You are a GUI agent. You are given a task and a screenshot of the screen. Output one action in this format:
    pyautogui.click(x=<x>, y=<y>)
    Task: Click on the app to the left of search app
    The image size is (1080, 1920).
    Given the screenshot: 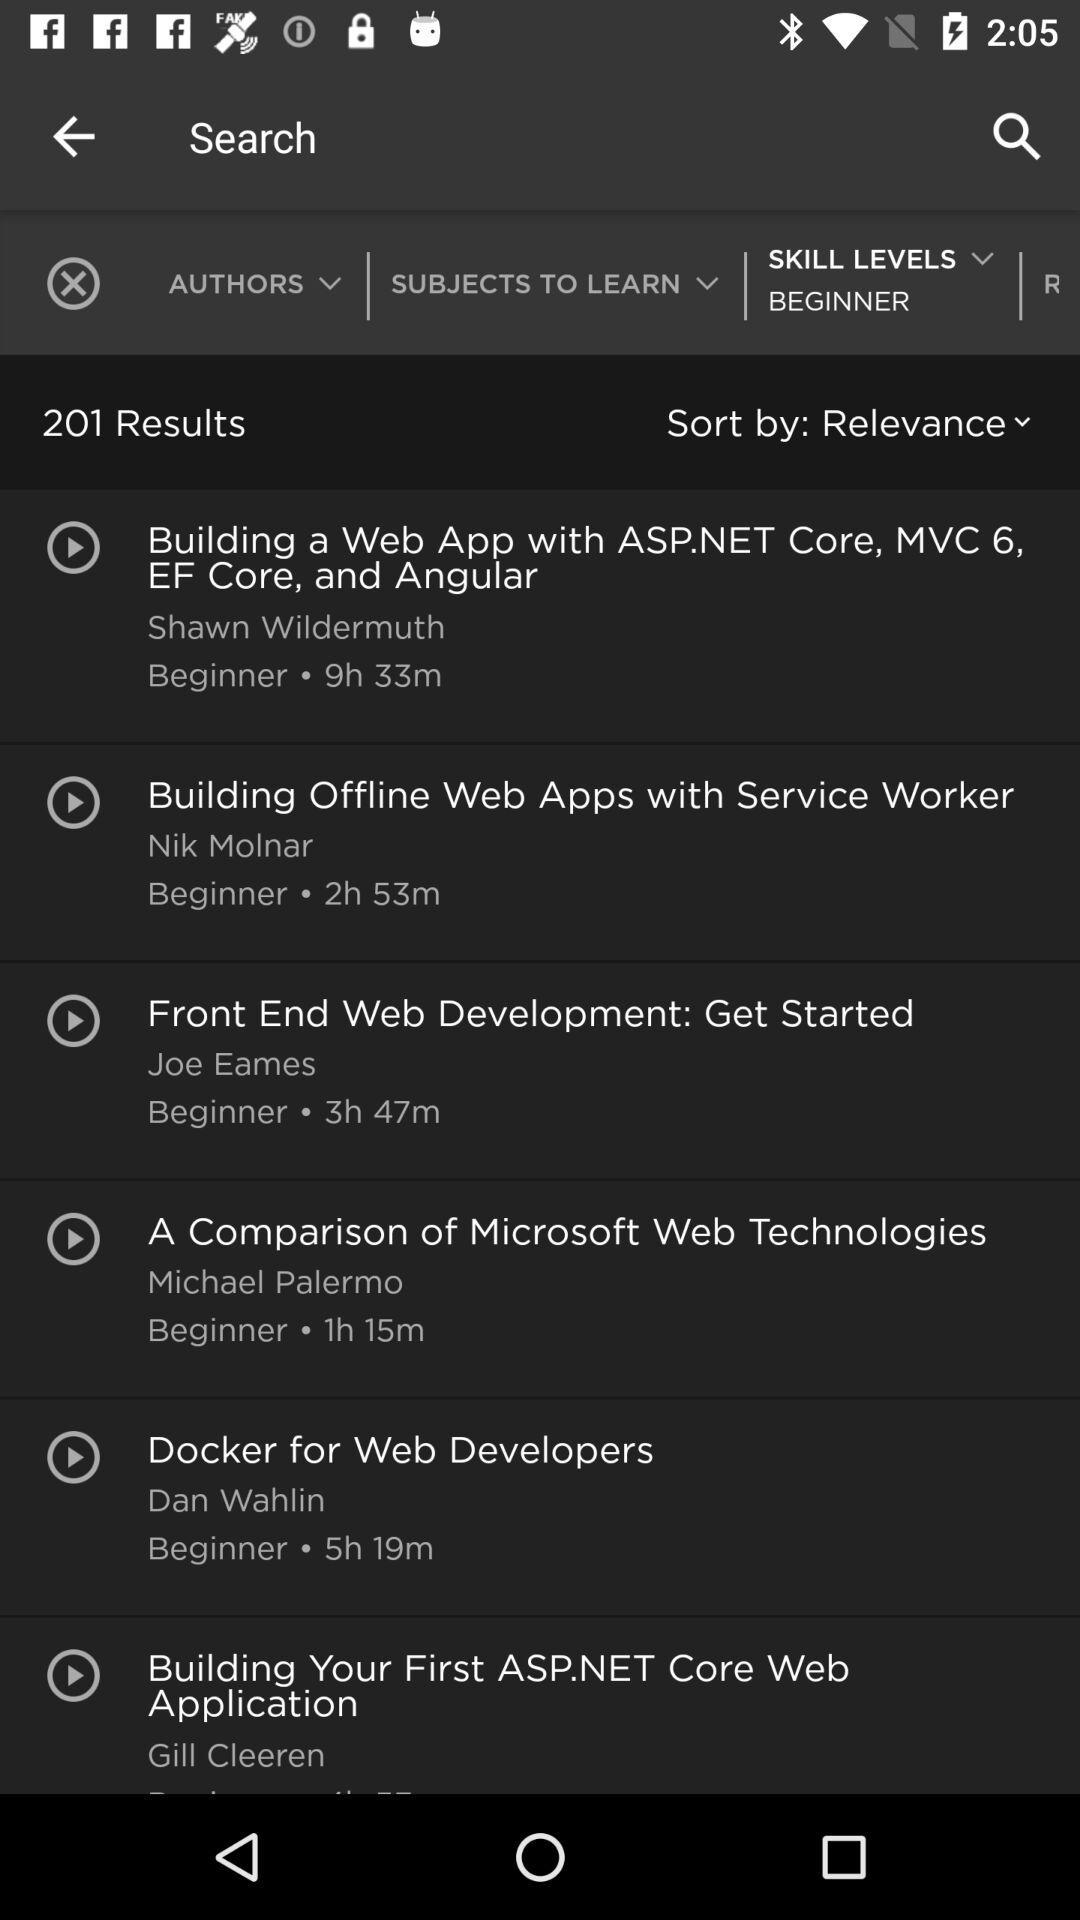 What is the action you would take?
    pyautogui.click(x=72, y=135)
    